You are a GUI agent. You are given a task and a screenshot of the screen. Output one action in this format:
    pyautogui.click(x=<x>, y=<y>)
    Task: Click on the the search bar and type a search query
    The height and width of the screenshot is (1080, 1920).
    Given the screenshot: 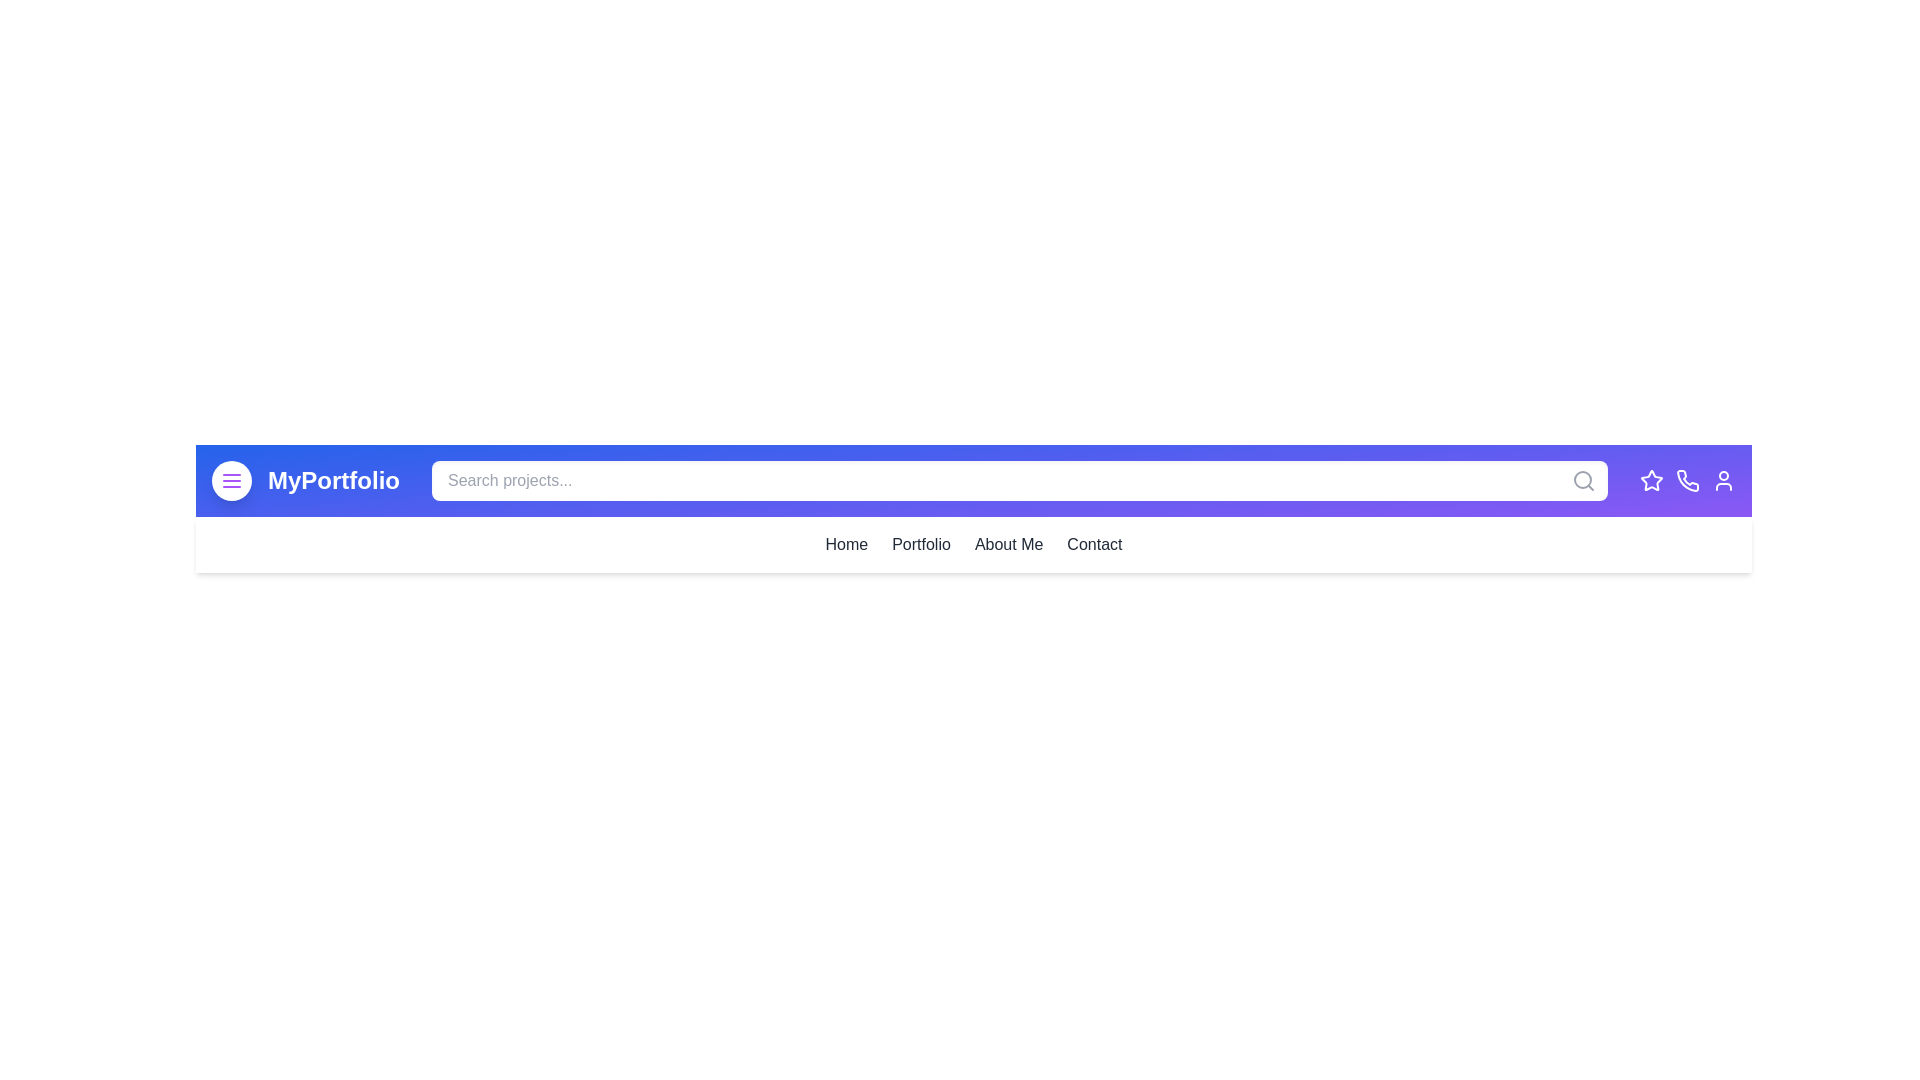 What is the action you would take?
    pyautogui.click(x=1019, y=481)
    